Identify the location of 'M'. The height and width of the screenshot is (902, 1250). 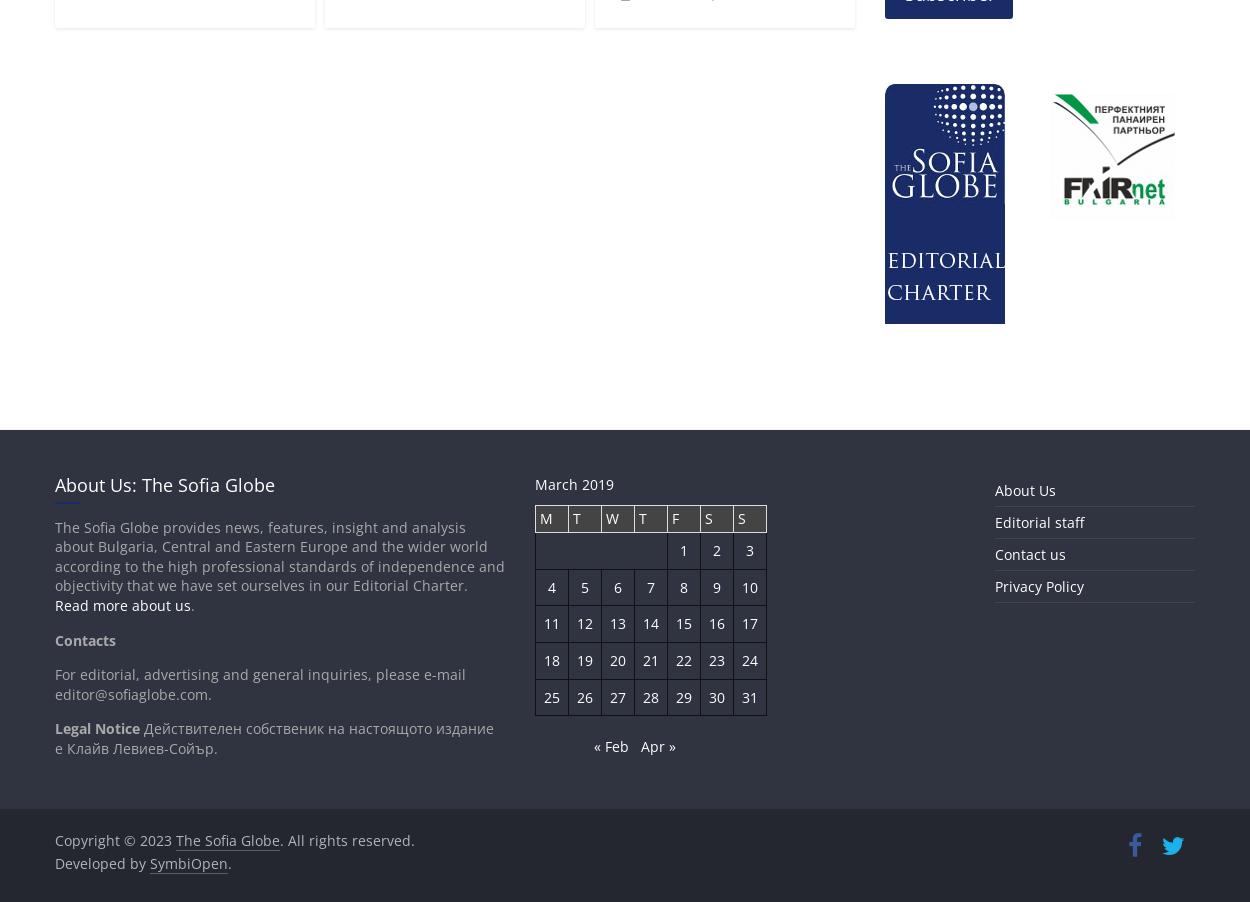
(545, 517).